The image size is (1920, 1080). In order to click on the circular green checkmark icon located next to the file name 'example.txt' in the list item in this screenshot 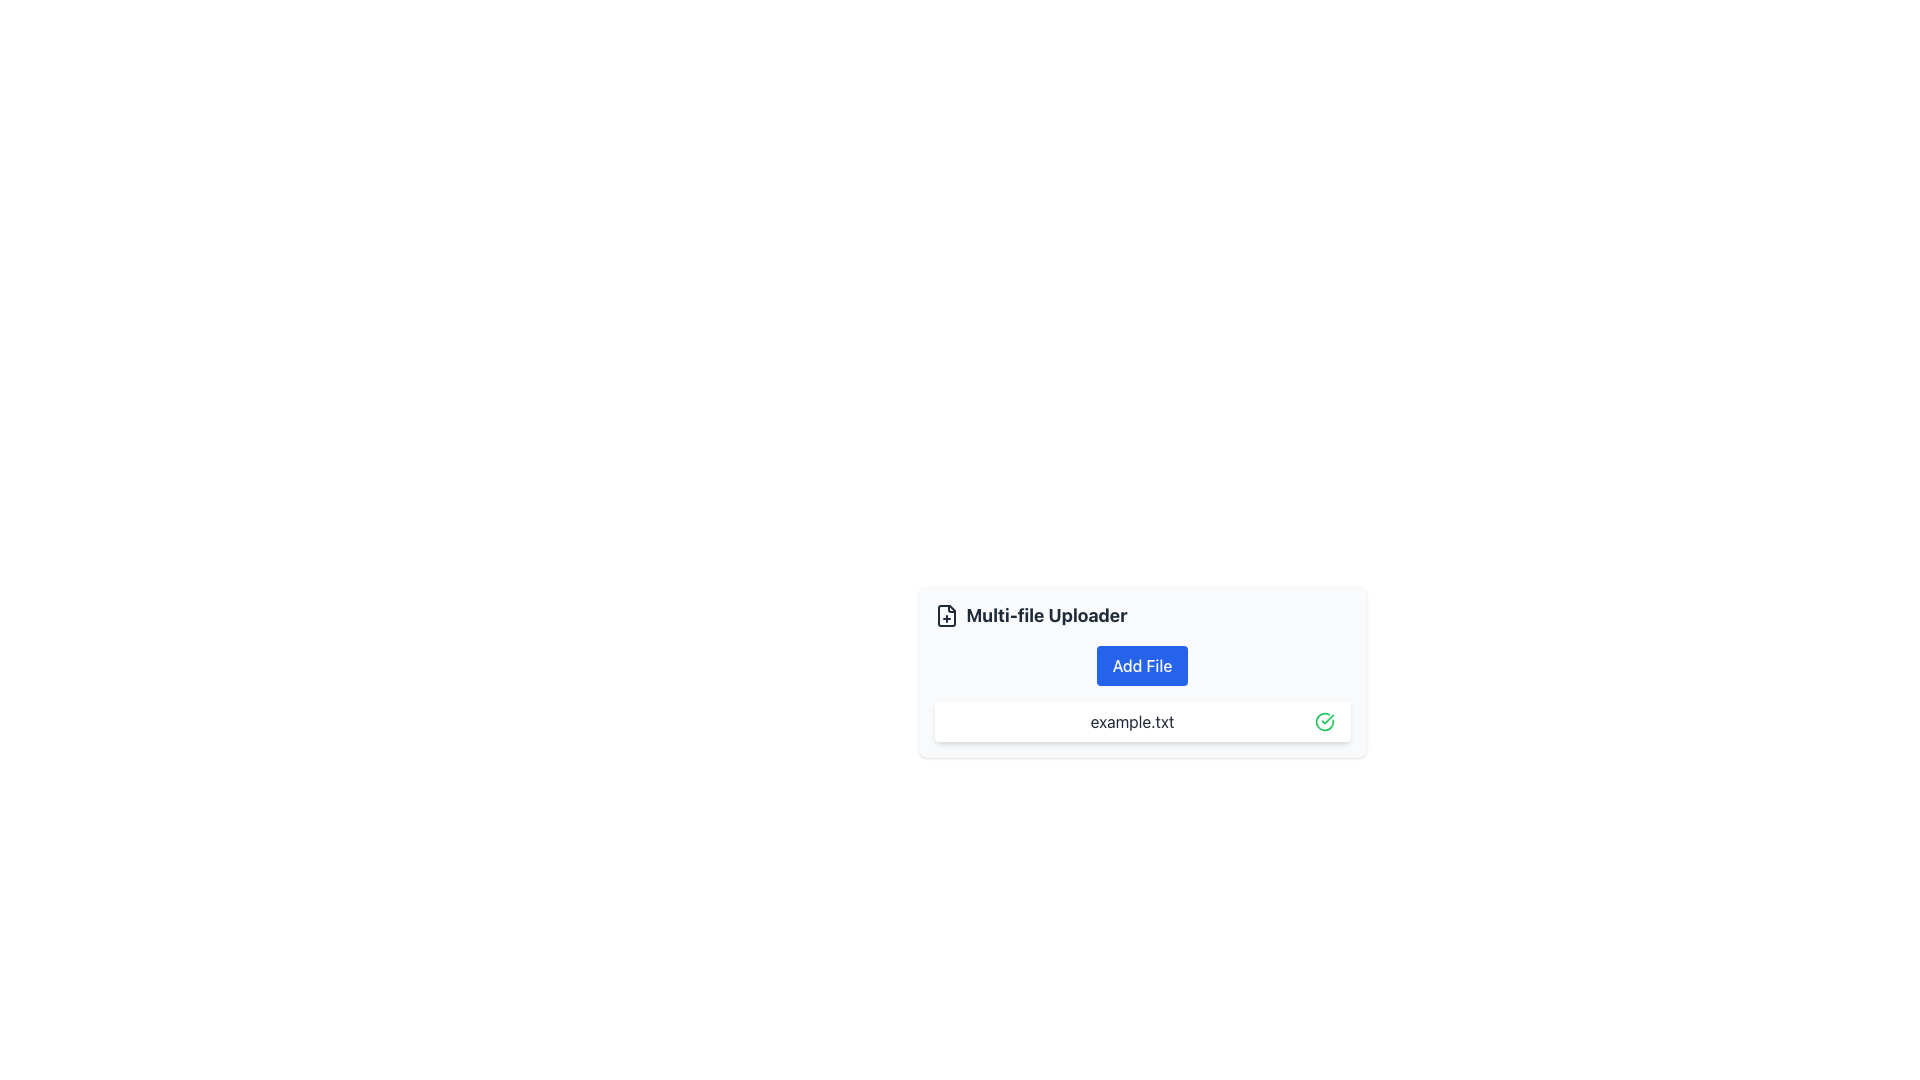, I will do `click(1324, 721)`.